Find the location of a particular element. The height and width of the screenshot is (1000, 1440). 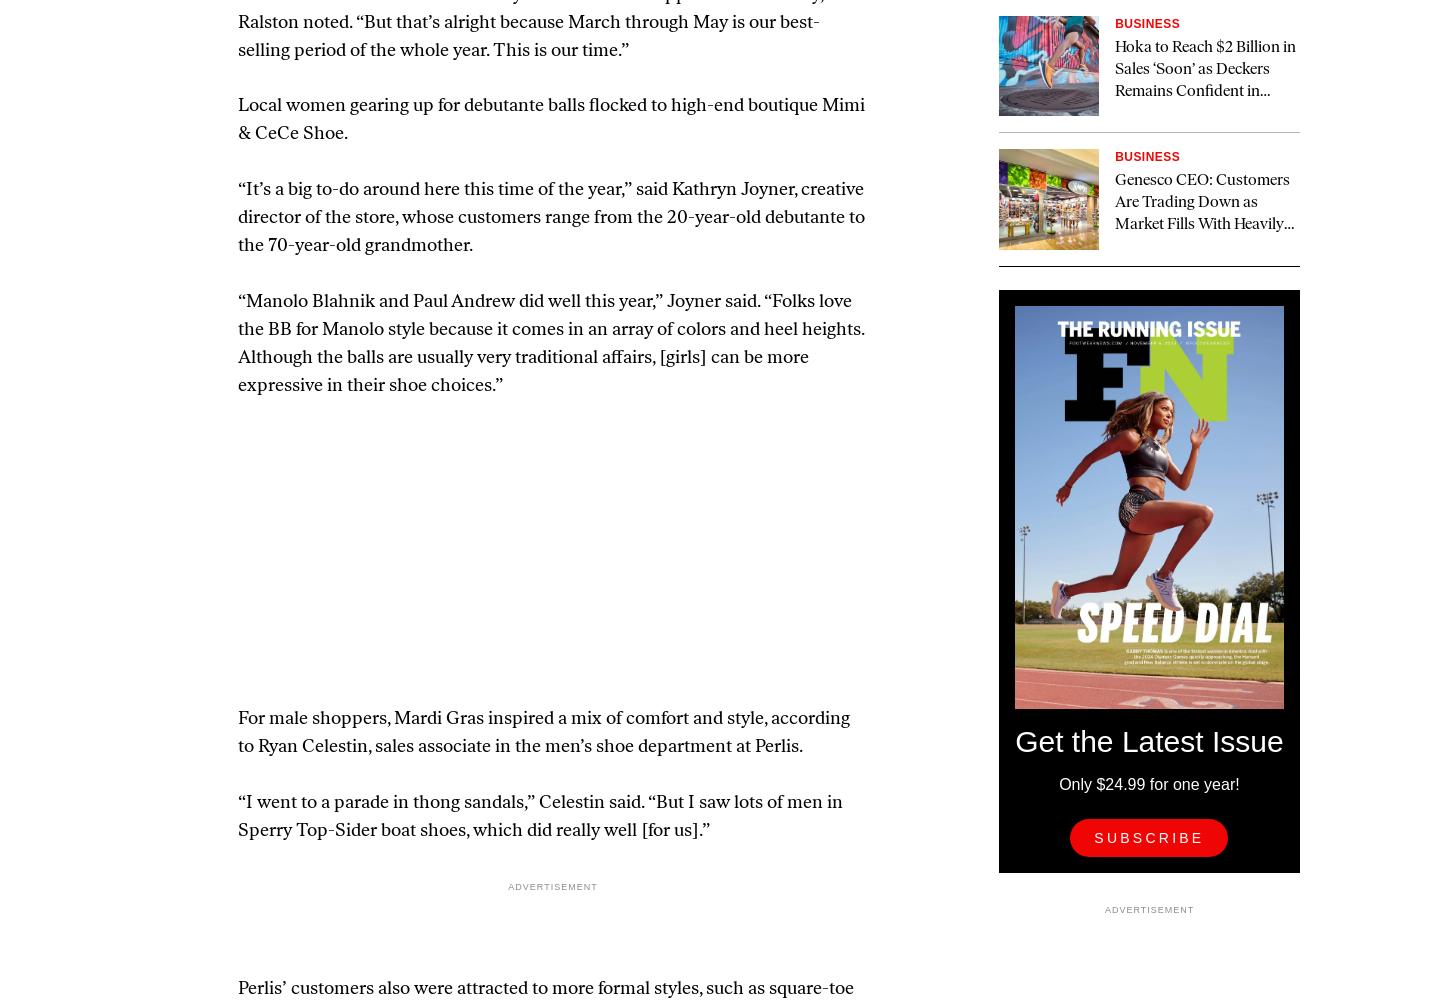

'Local women gearing up for debutante balls flocked to high-end boutique Mimi & CeCe Shoe.' is located at coordinates (551, 119).